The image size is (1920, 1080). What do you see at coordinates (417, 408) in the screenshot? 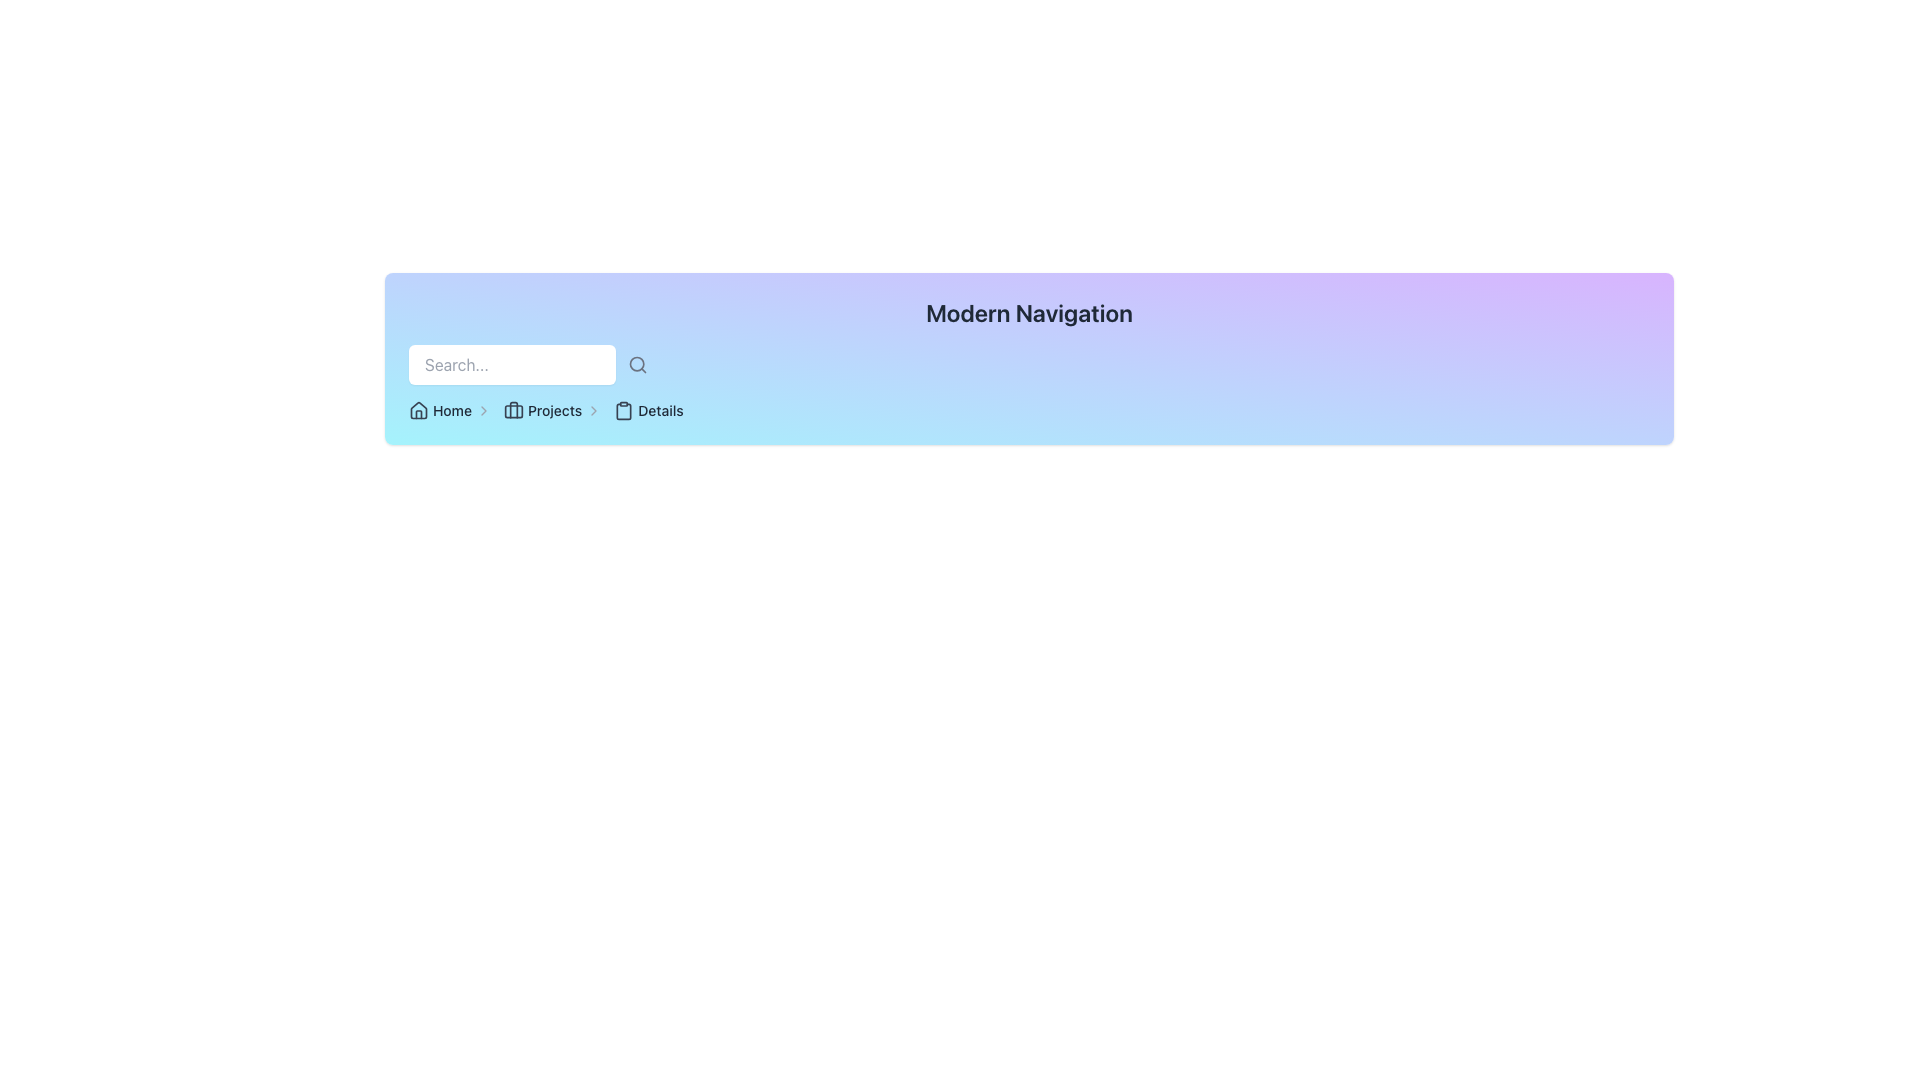
I see `the home-shaped icon located on the left side of the navigation bar` at bounding box center [417, 408].